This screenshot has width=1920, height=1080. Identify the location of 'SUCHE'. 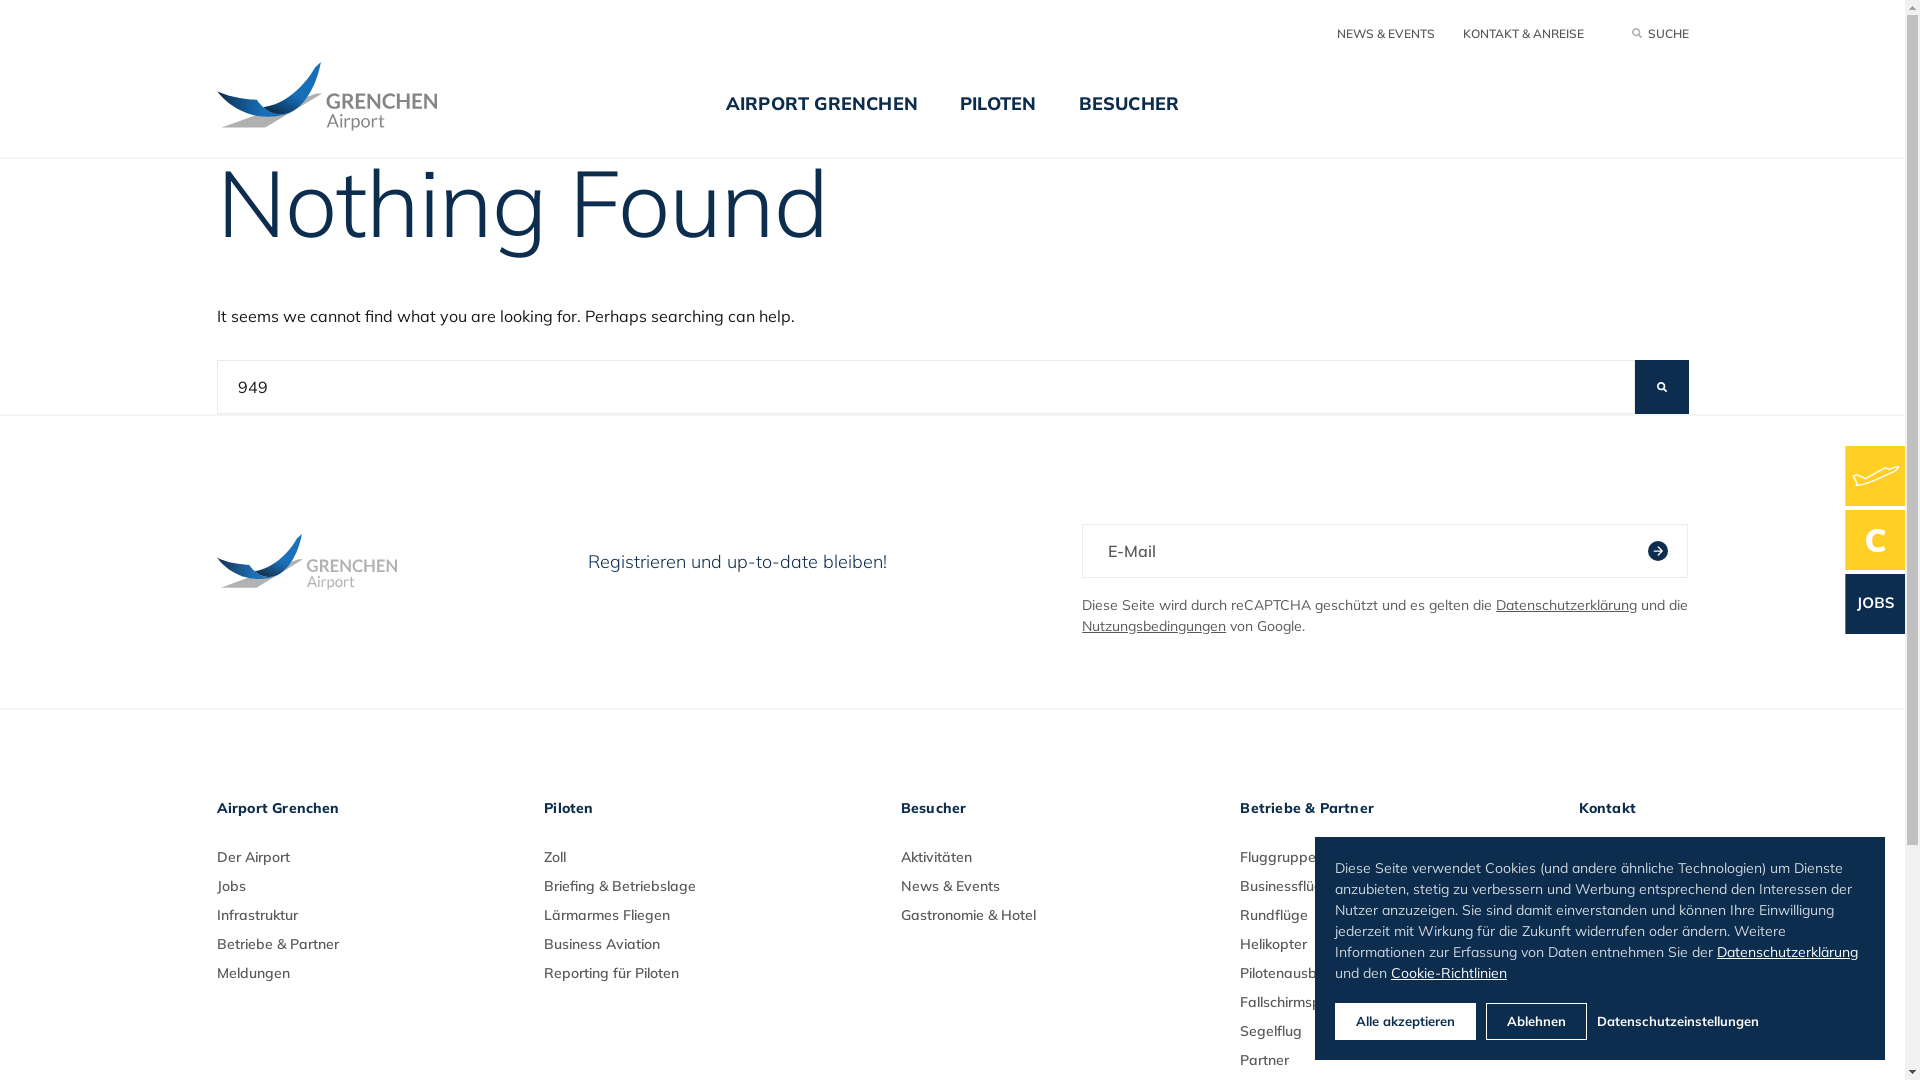
(1660, 33).